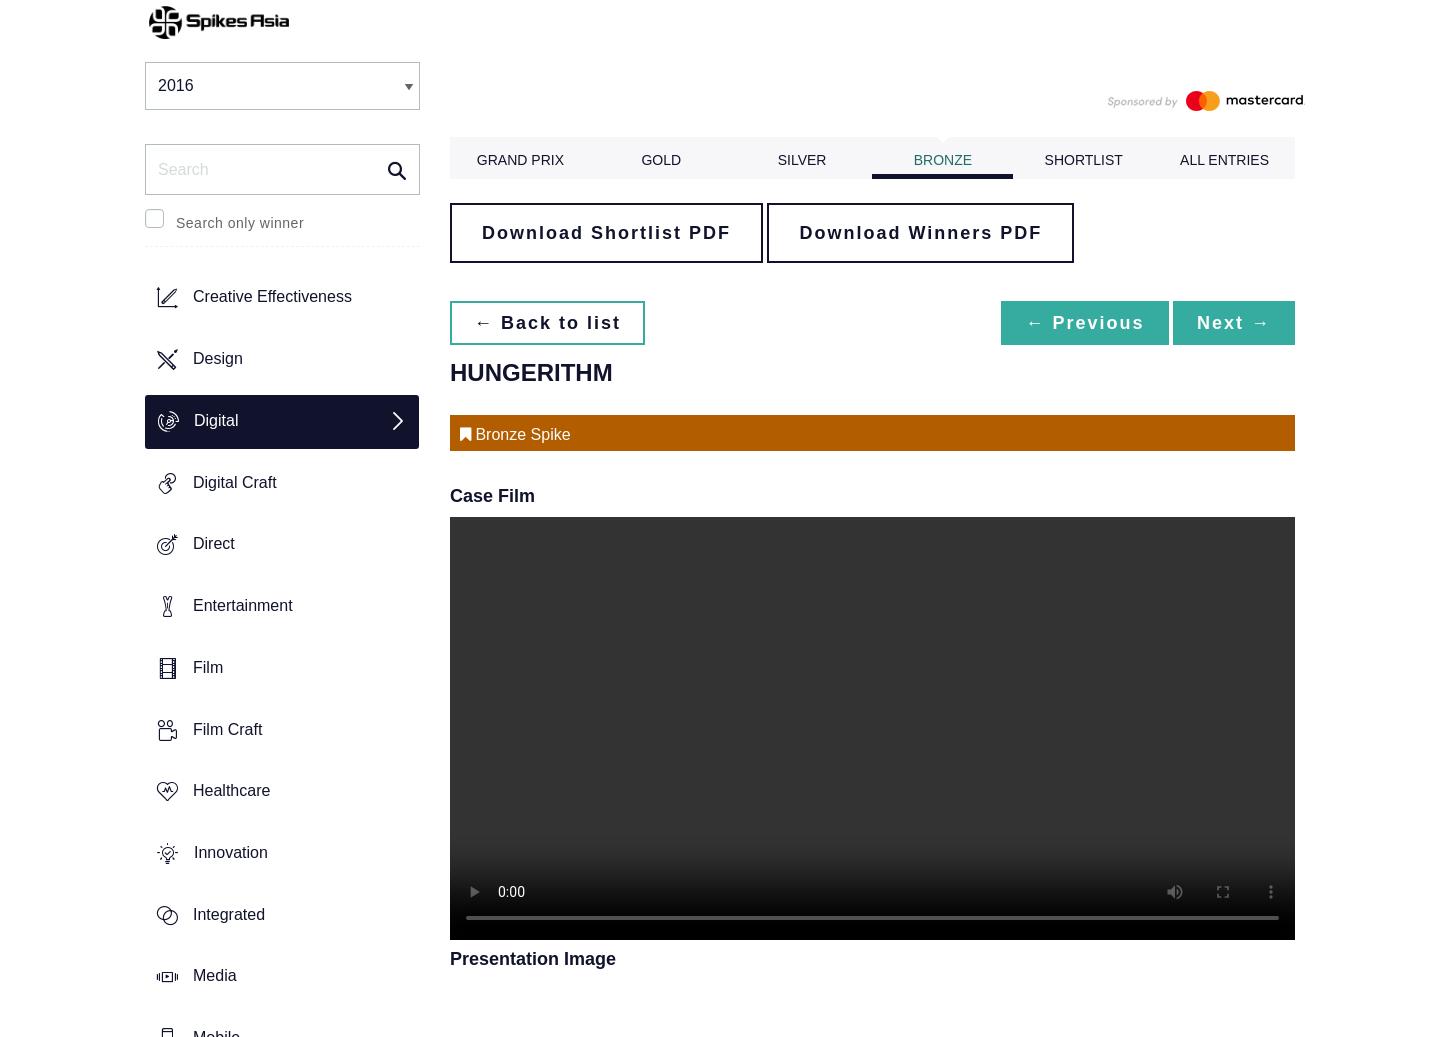 The width and height of the screenshot is (1450, 1037). What do you see at coordinates (242, 605) in the screenshot?
I see `'Entertainment'` at bounding box center [242, 605].